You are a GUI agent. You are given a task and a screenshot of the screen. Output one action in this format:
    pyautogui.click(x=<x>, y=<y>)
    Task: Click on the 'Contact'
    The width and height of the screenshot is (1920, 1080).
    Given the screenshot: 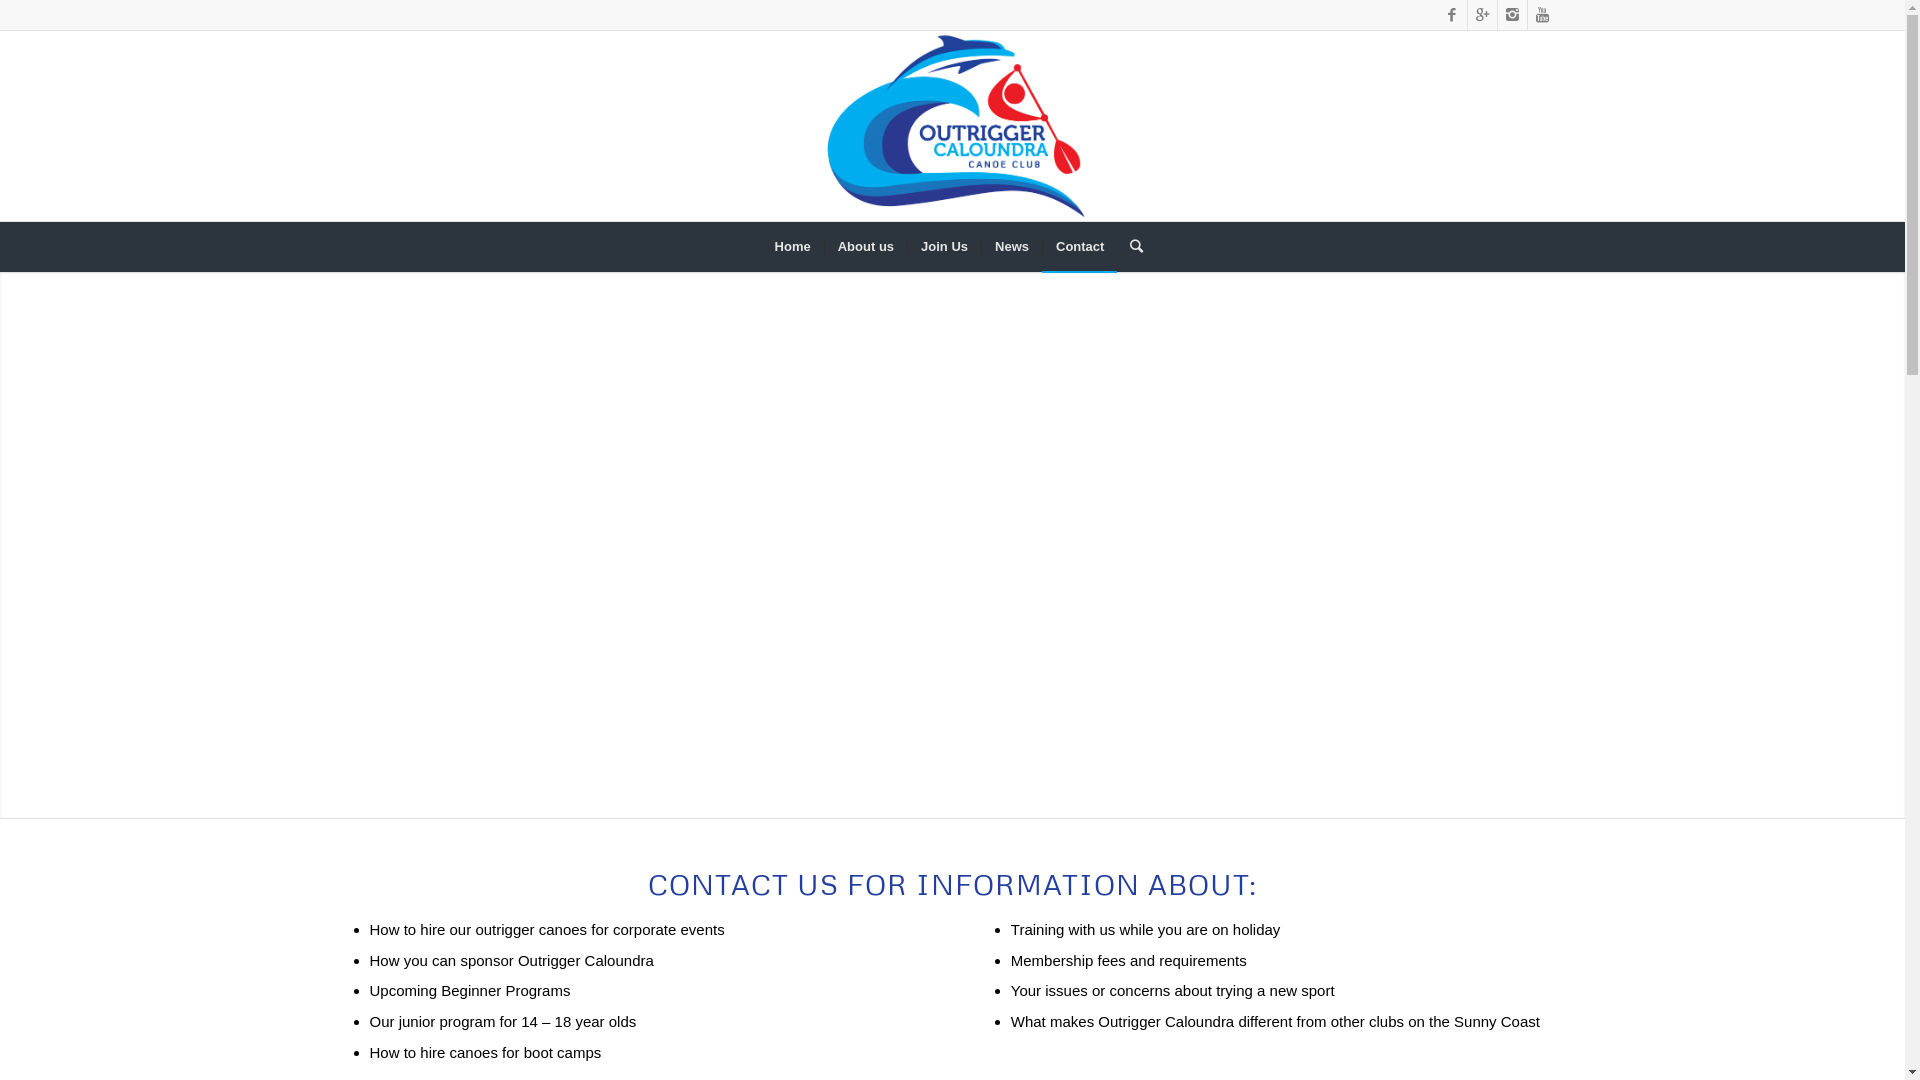 What is the action you would take?
    pyautogui.click(x=1078, y=245)
    